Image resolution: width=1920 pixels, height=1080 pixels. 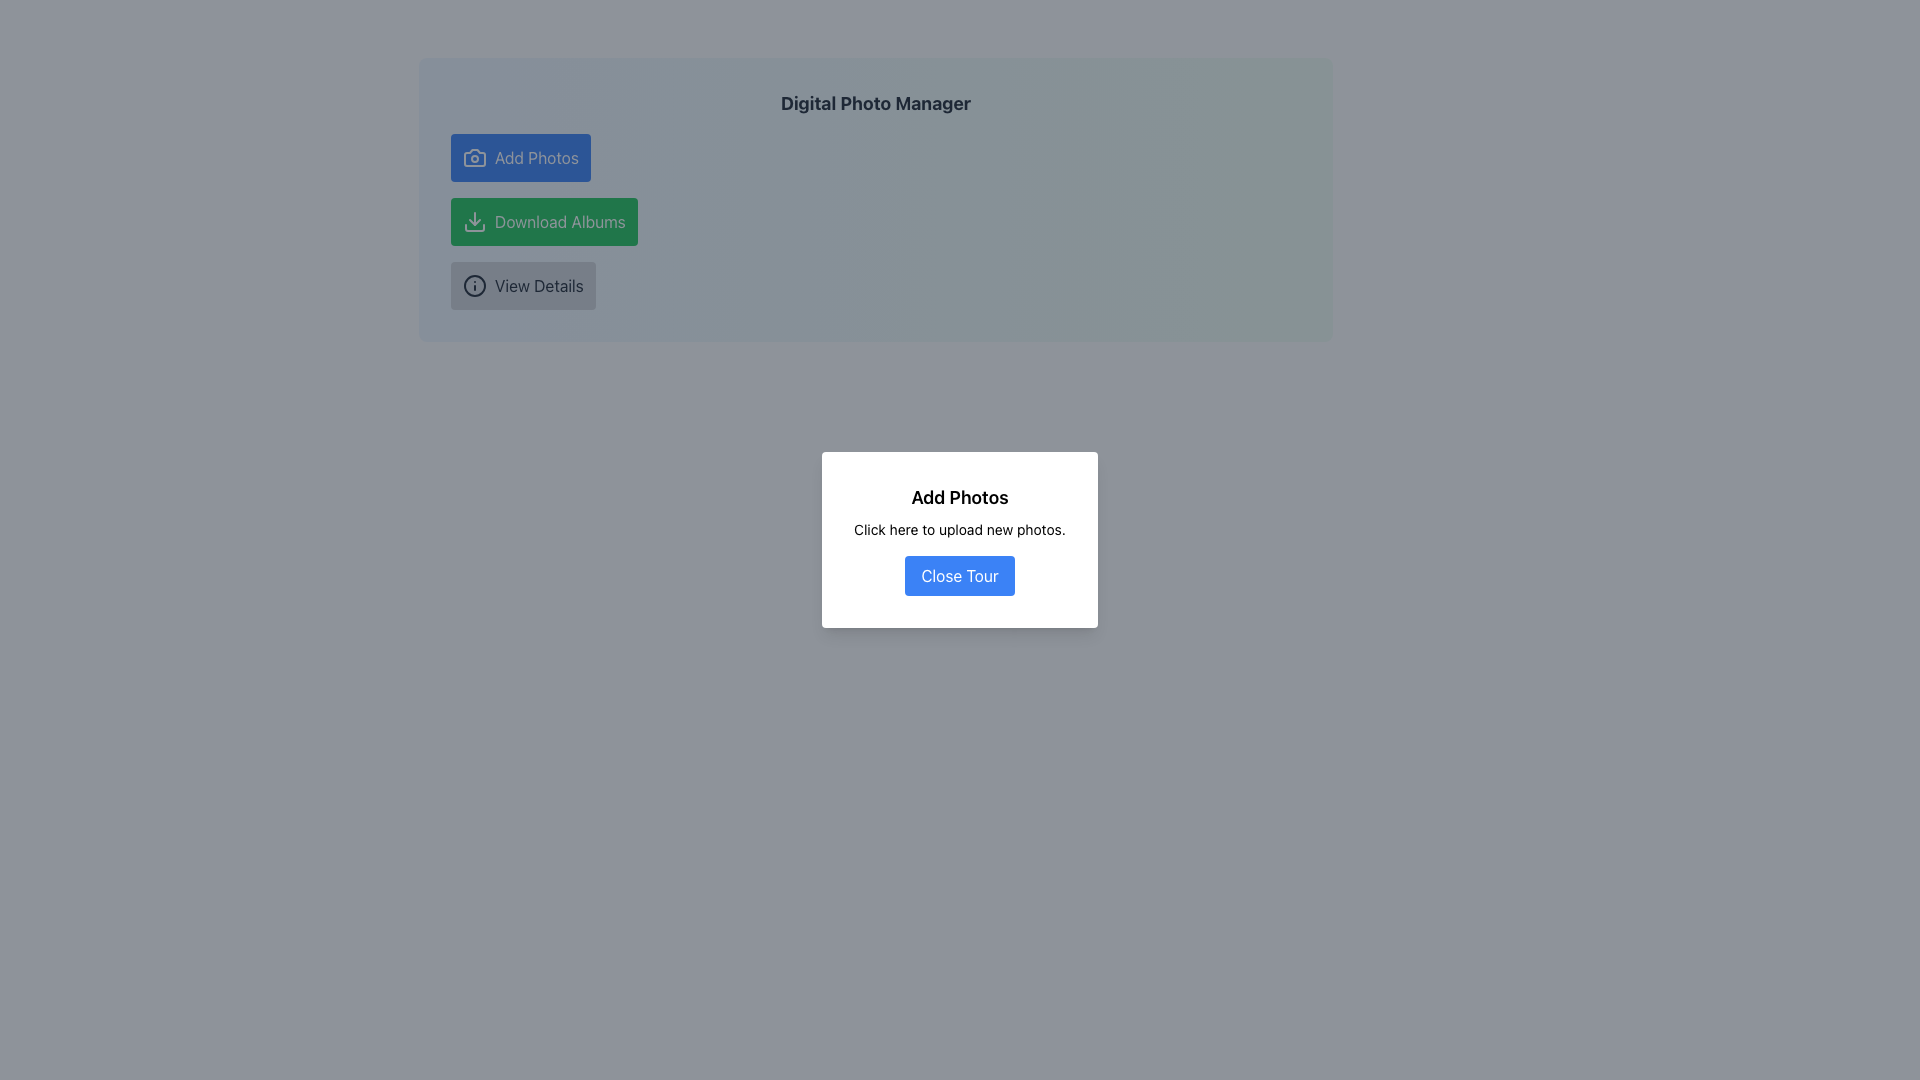 What do you see at coordinates (474, 157) in the screenshot?
I see `the camera icon which is styled with a thin stroke and rounded edges, located to the left of the 'Add Photos' text in the button` at bounding box center [474, 157].